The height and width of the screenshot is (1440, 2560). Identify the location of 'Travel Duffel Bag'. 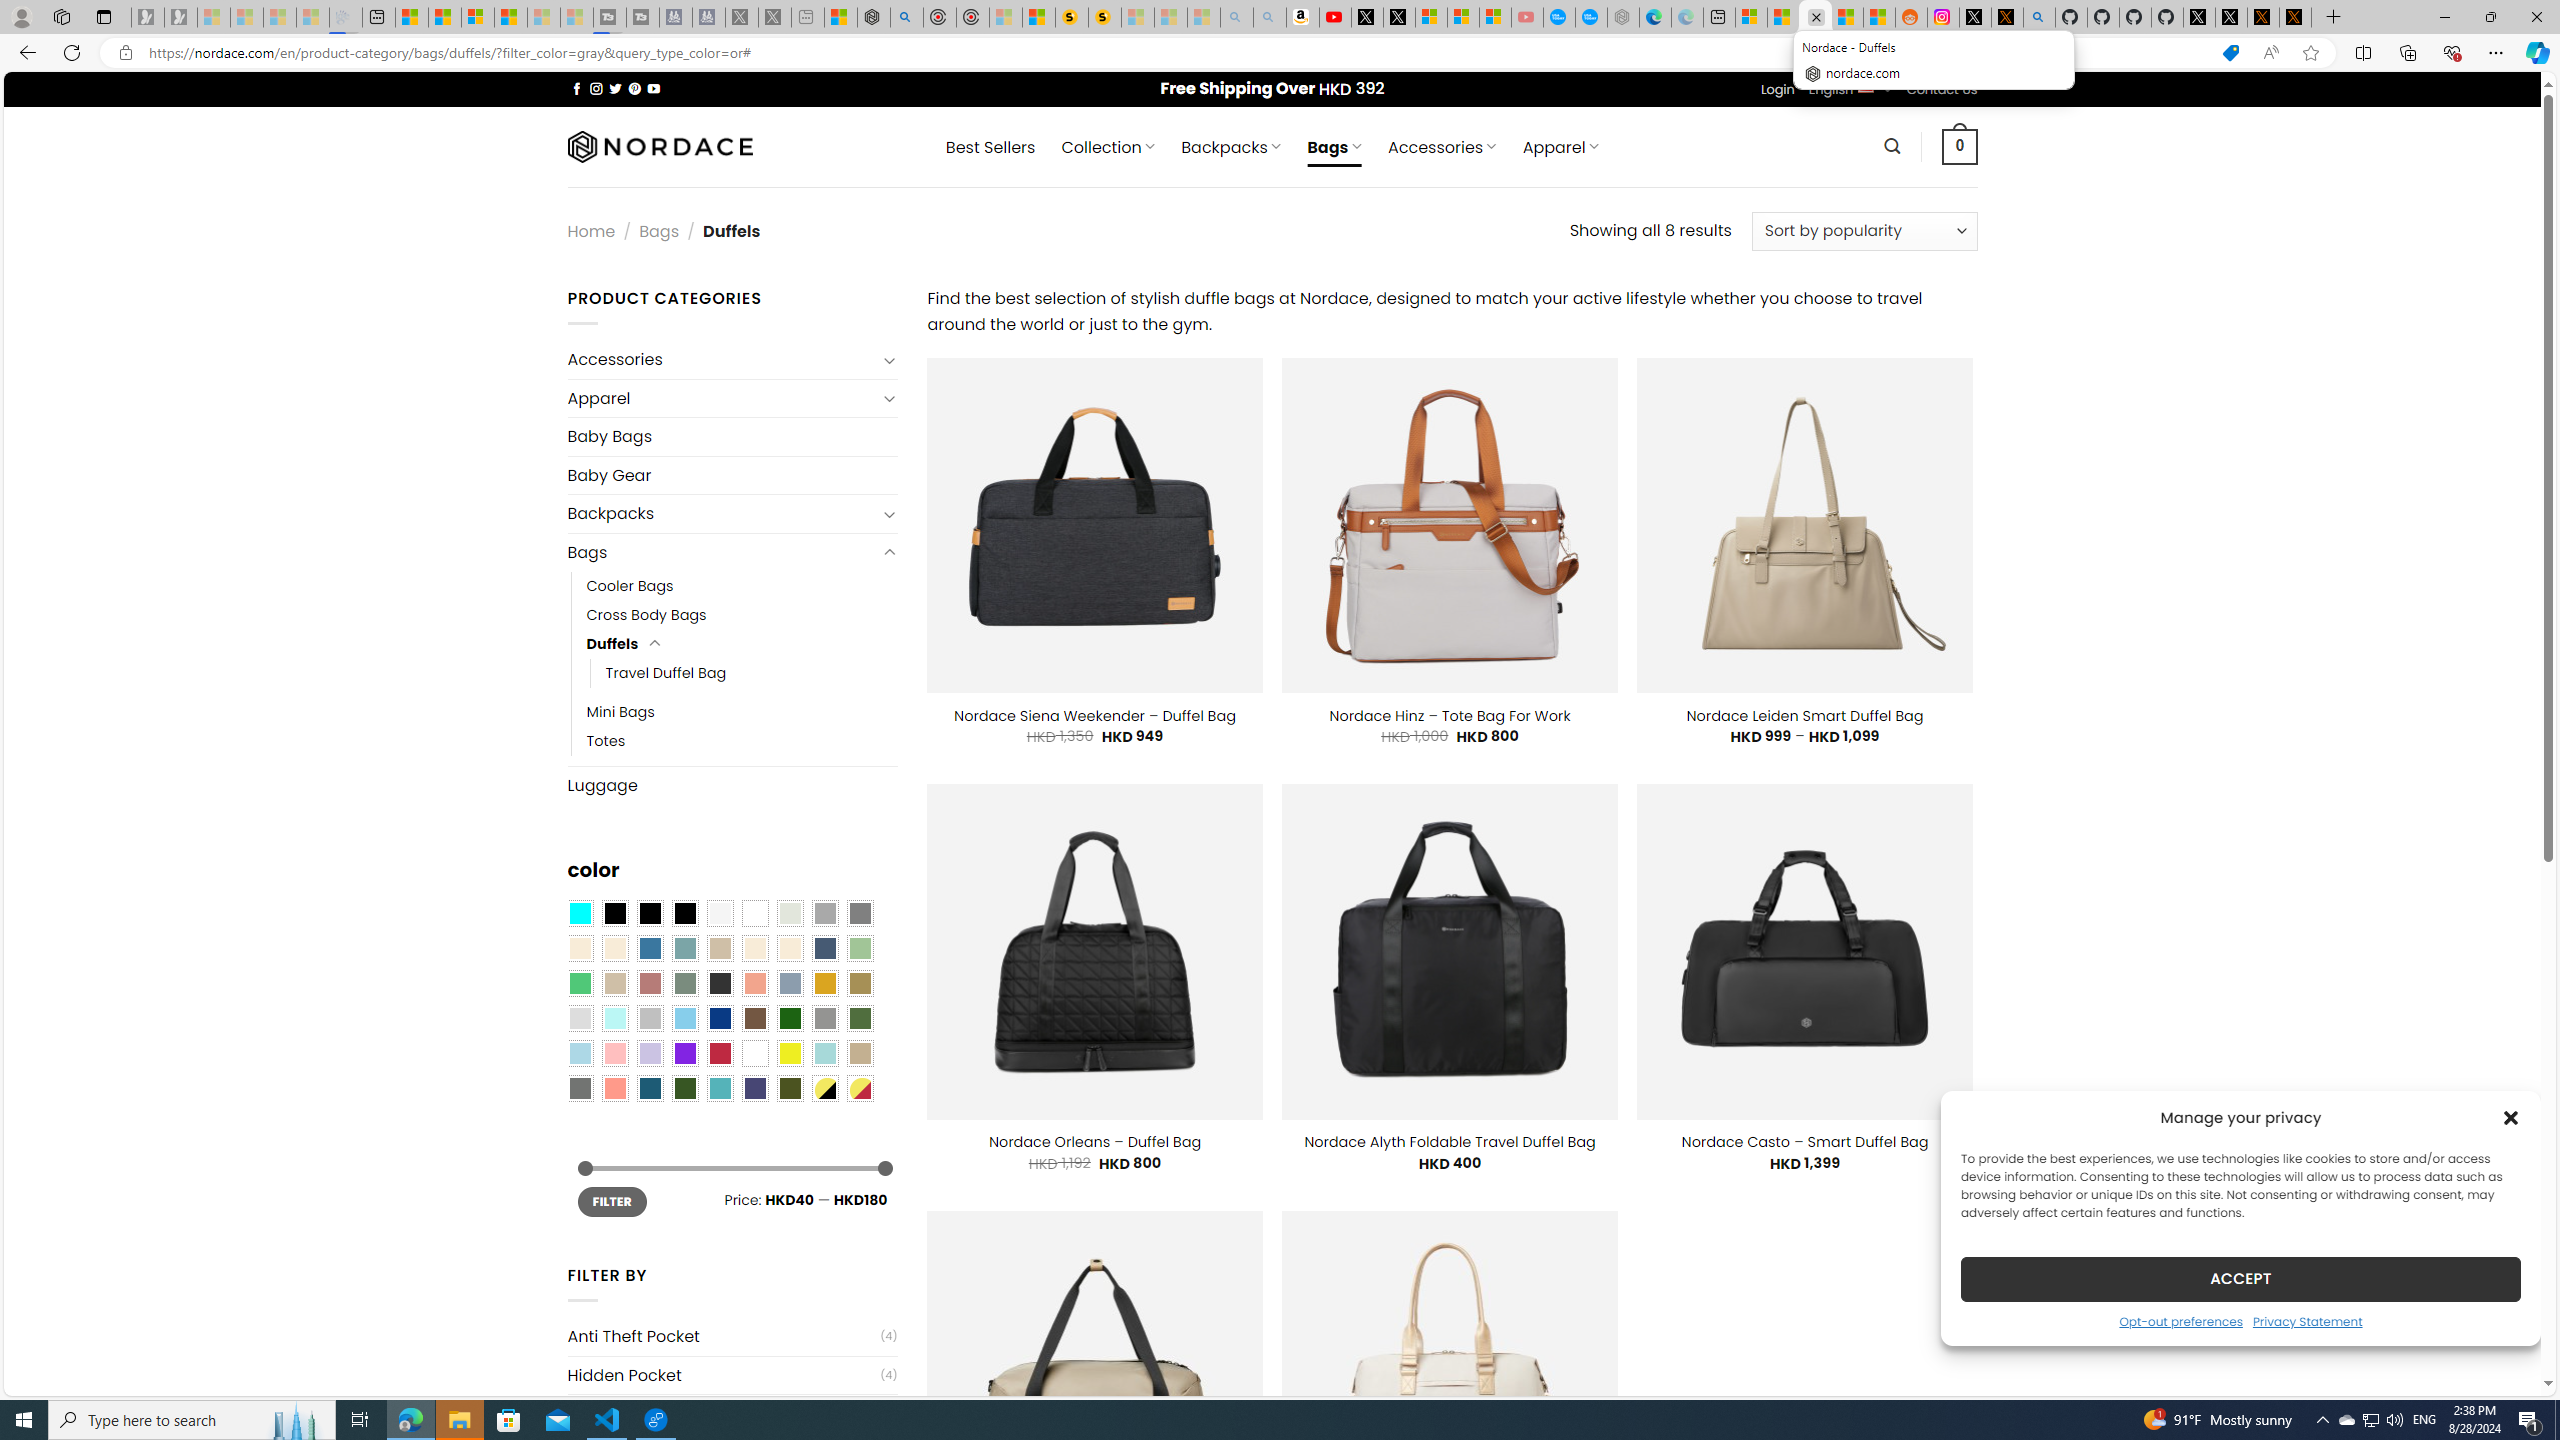
(751, 673).